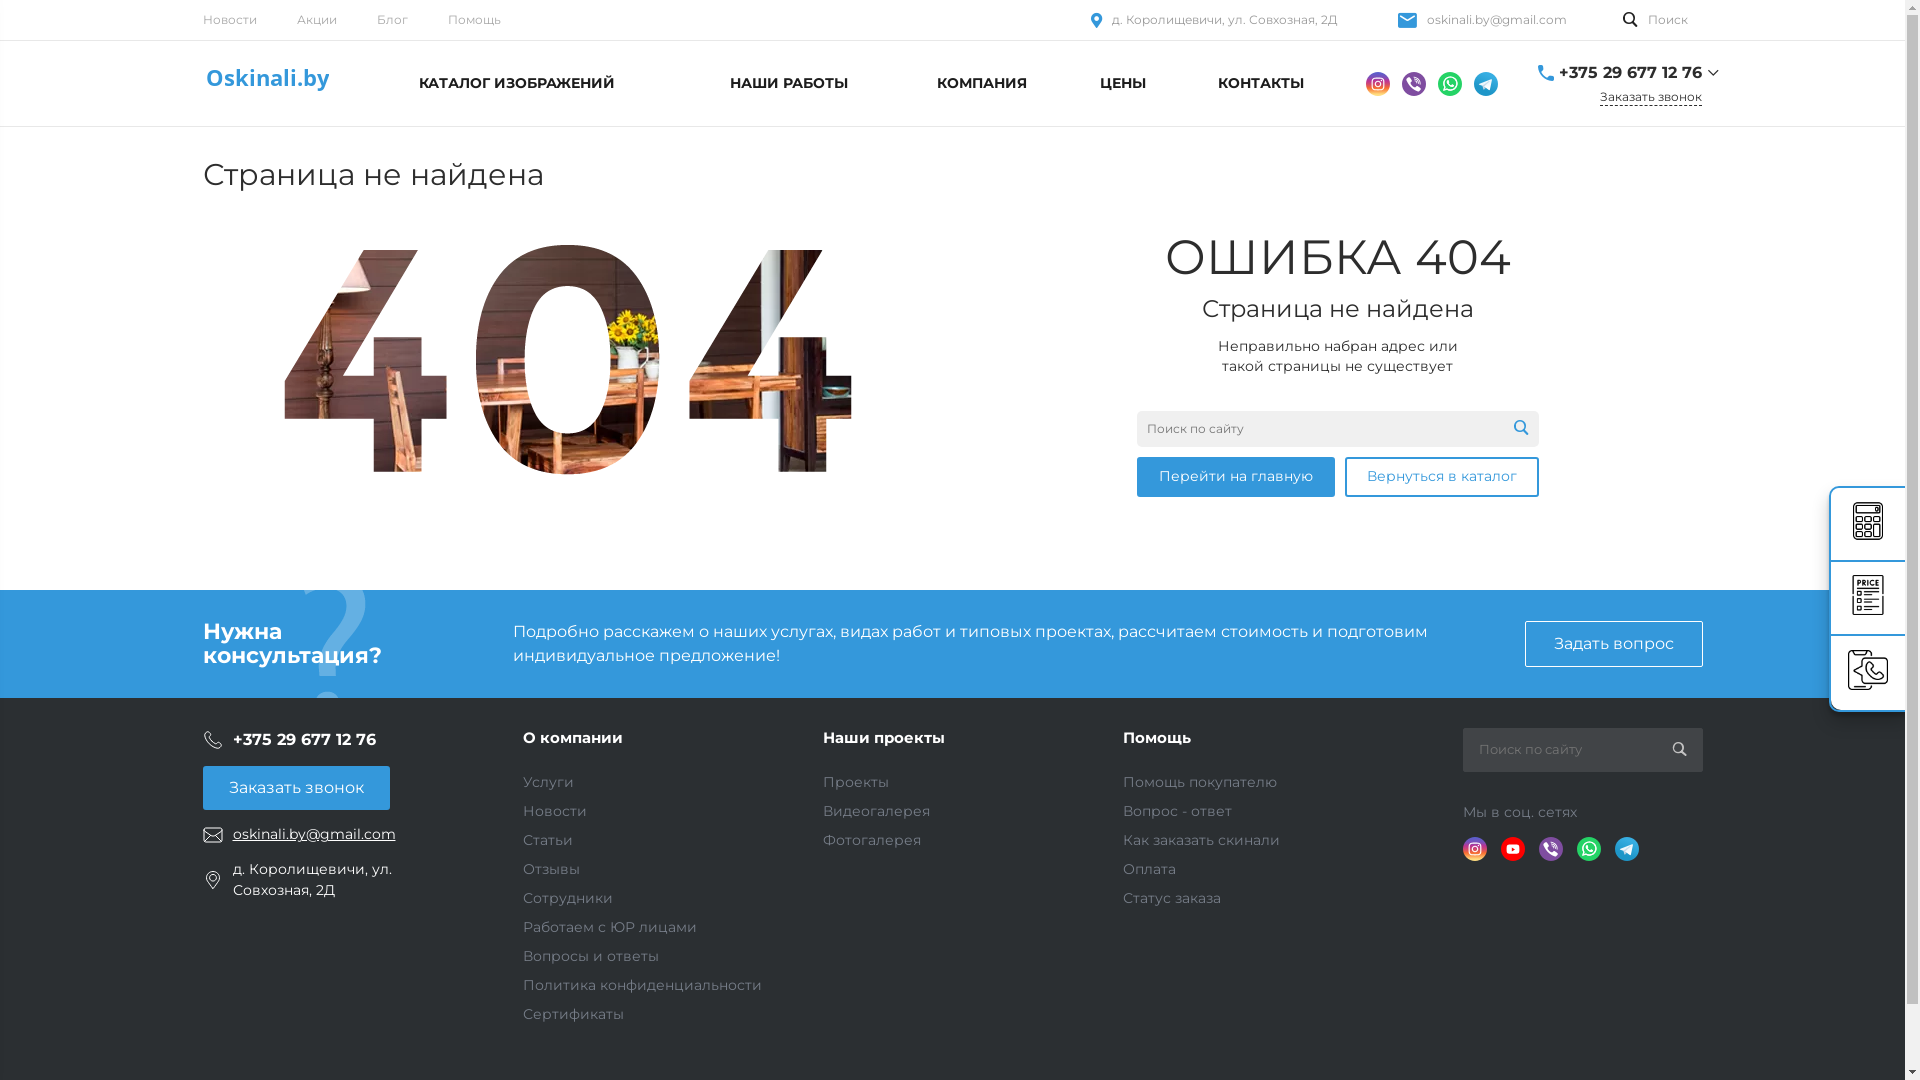 The width and height of the screenshot is (1920, 1080). What do you see at coordinates (231, 739) in the screenshot?
I see `'+375 29 677 12 76'` at bounding box center [231, 739].